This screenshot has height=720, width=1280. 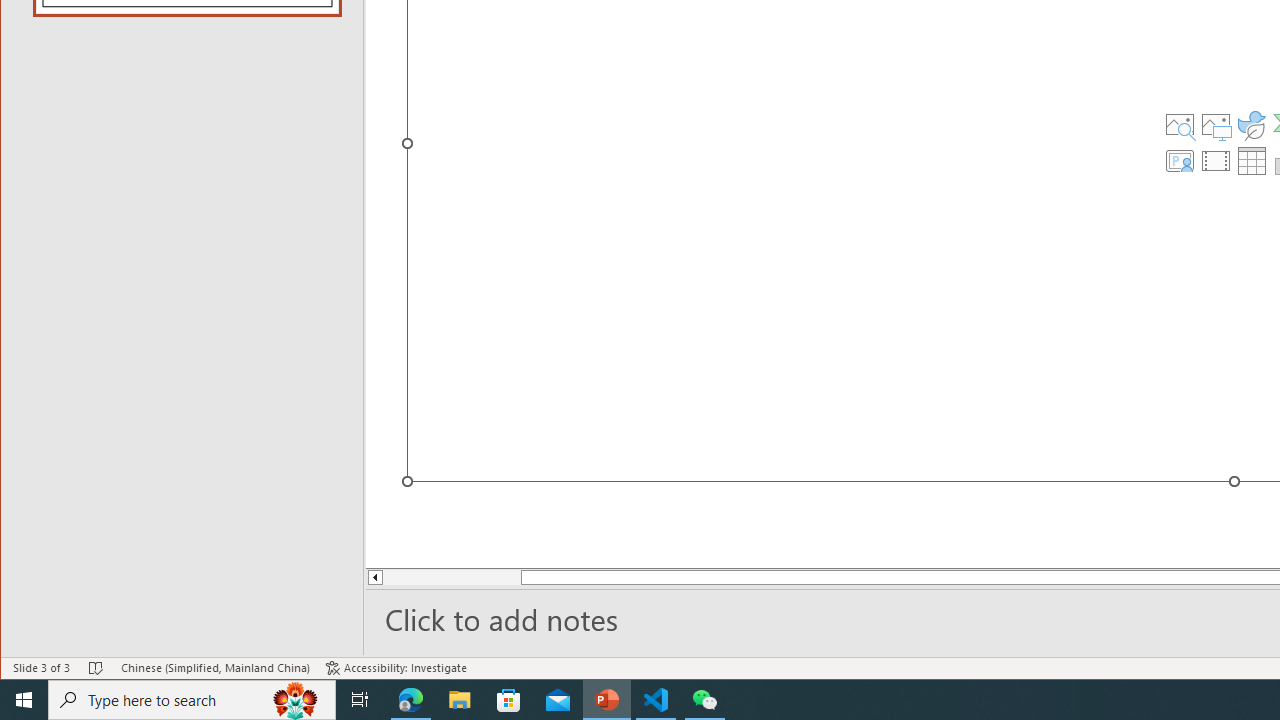 What do you see at coordinates (656, 698) in the screenshot?
I see `'Visual Studio Code - 1 running window'` at bounding box center [656, 698].